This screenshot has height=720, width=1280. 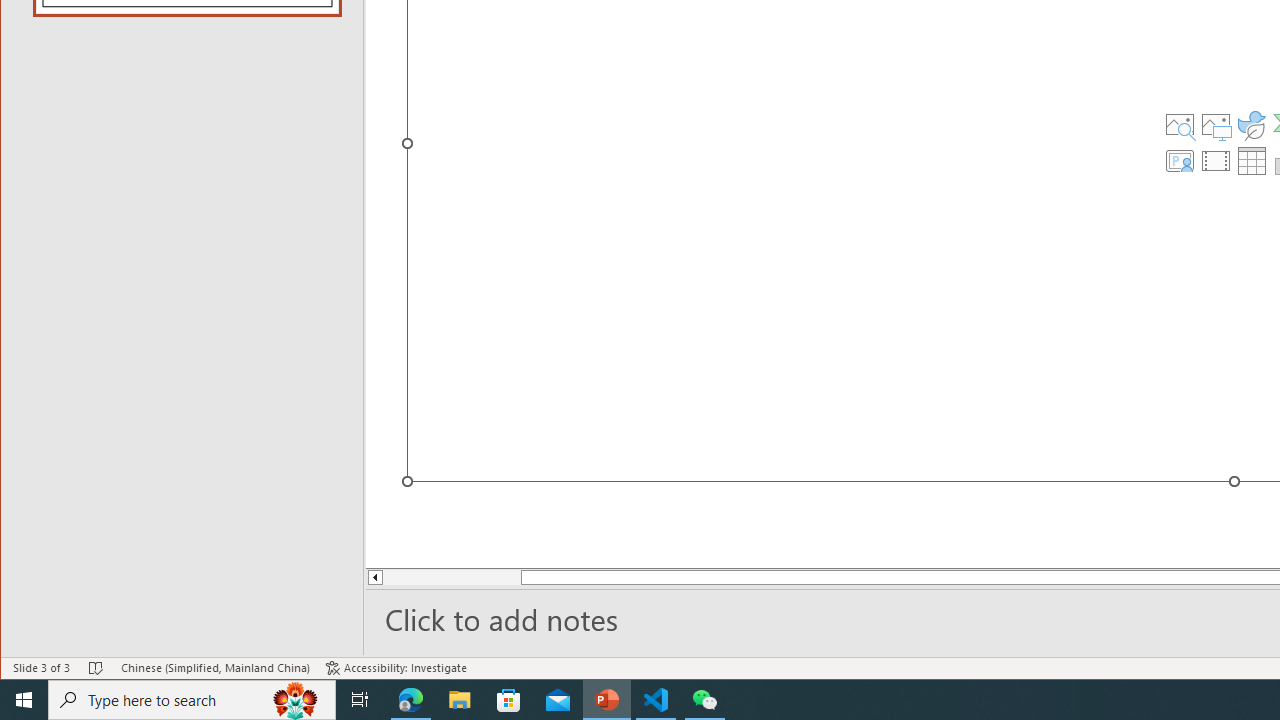 What do you see at coordinates (656, 698) in the screenshot?
I see `'Visual Studio Code - 1 running window'` at bounding box center [656, 698].